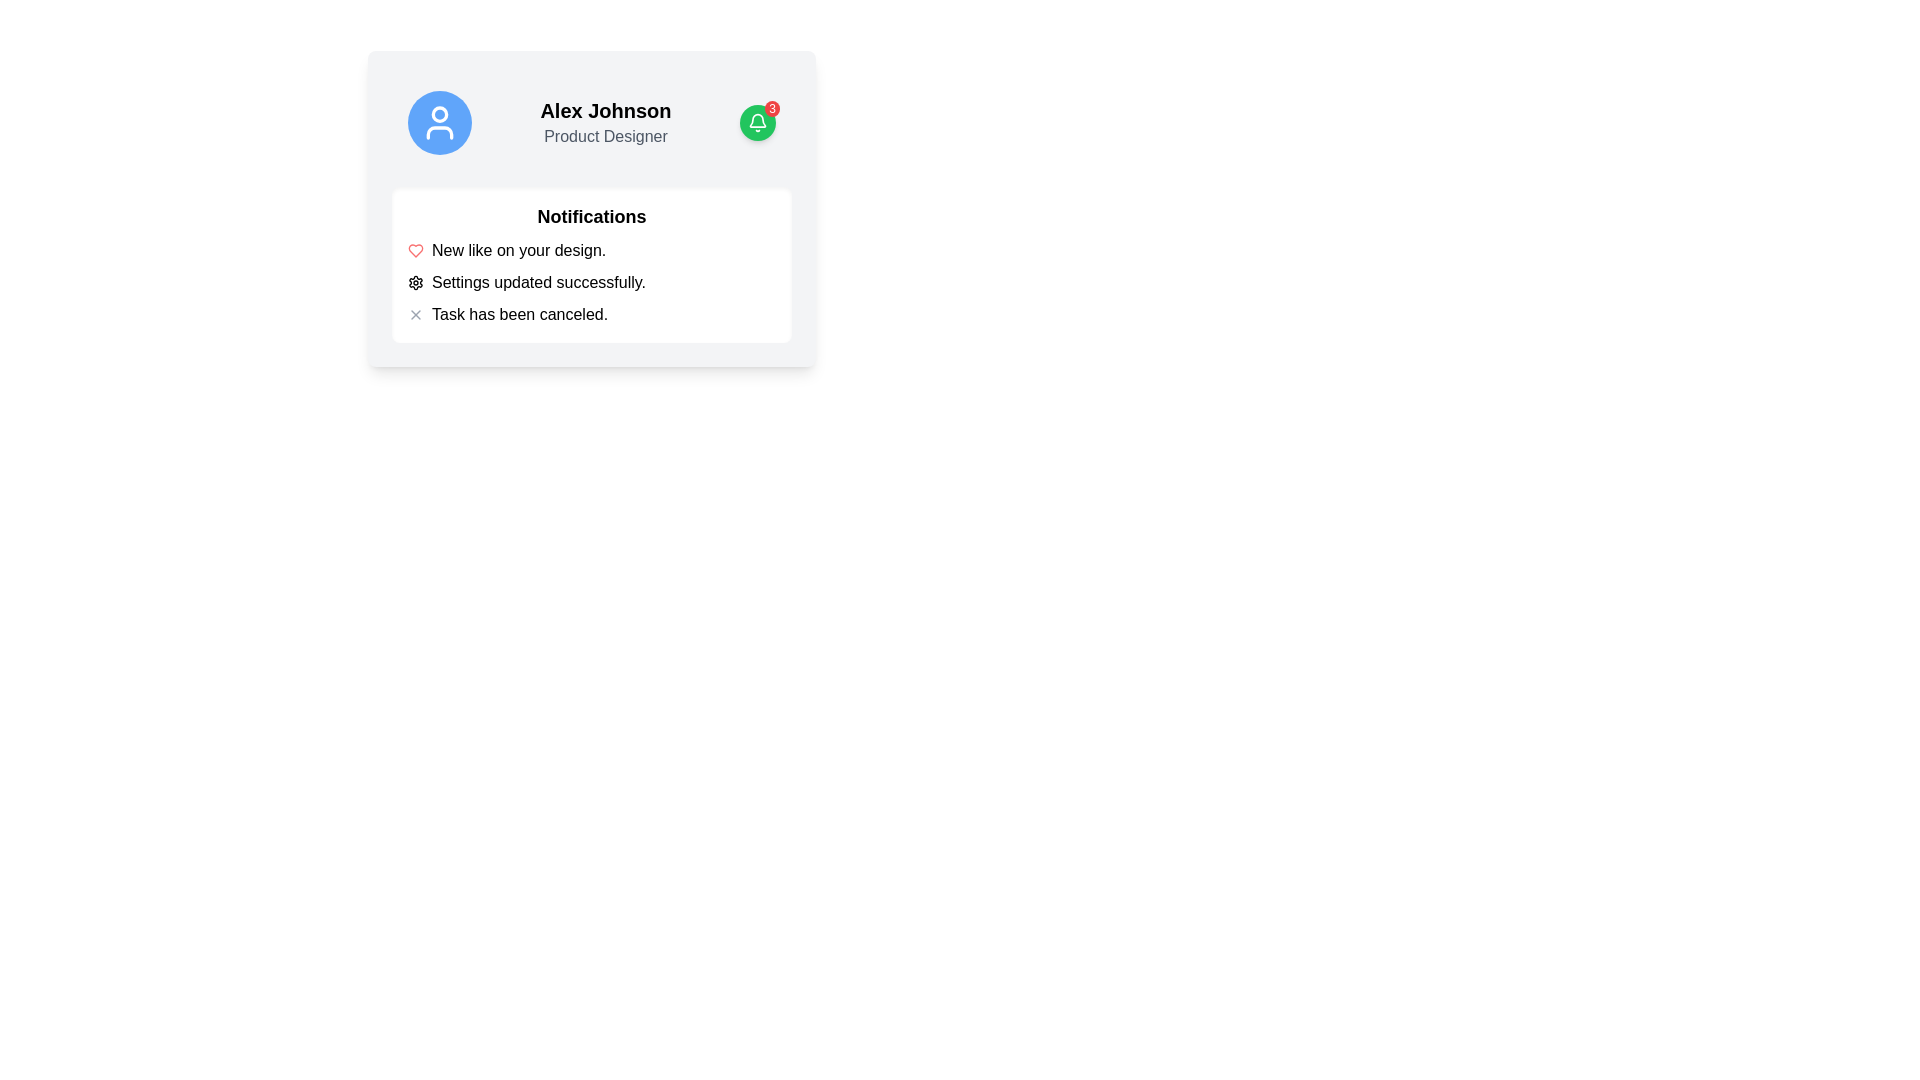  Describe the element at coordinates (415, 249) in the screenshot. I see `the 'like' icon located to the left of the text 'New like on your design.'` at that location.